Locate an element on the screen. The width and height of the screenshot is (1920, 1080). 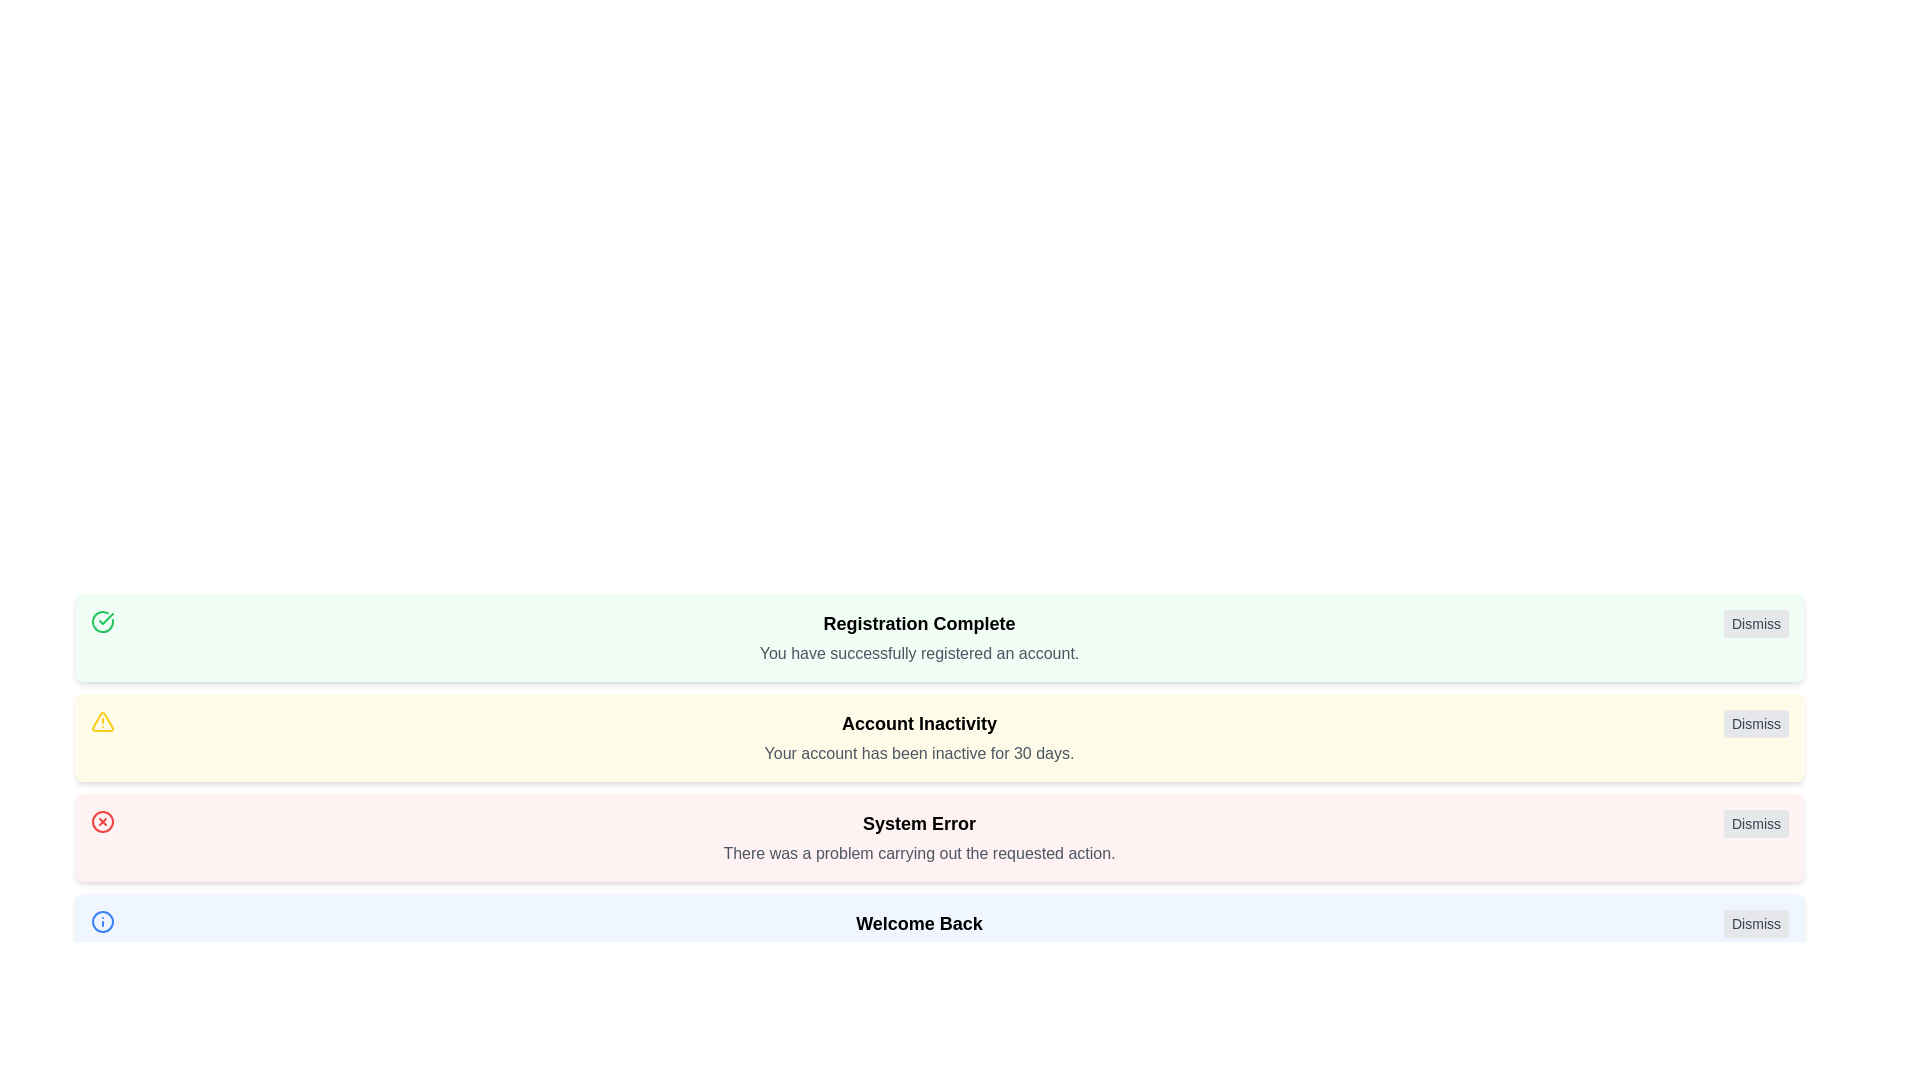
the warning icon located on the second horizontal notification bar from the top, positioned to the left within its bar, to acknowledge the warning is located at coordinates (101, 721).